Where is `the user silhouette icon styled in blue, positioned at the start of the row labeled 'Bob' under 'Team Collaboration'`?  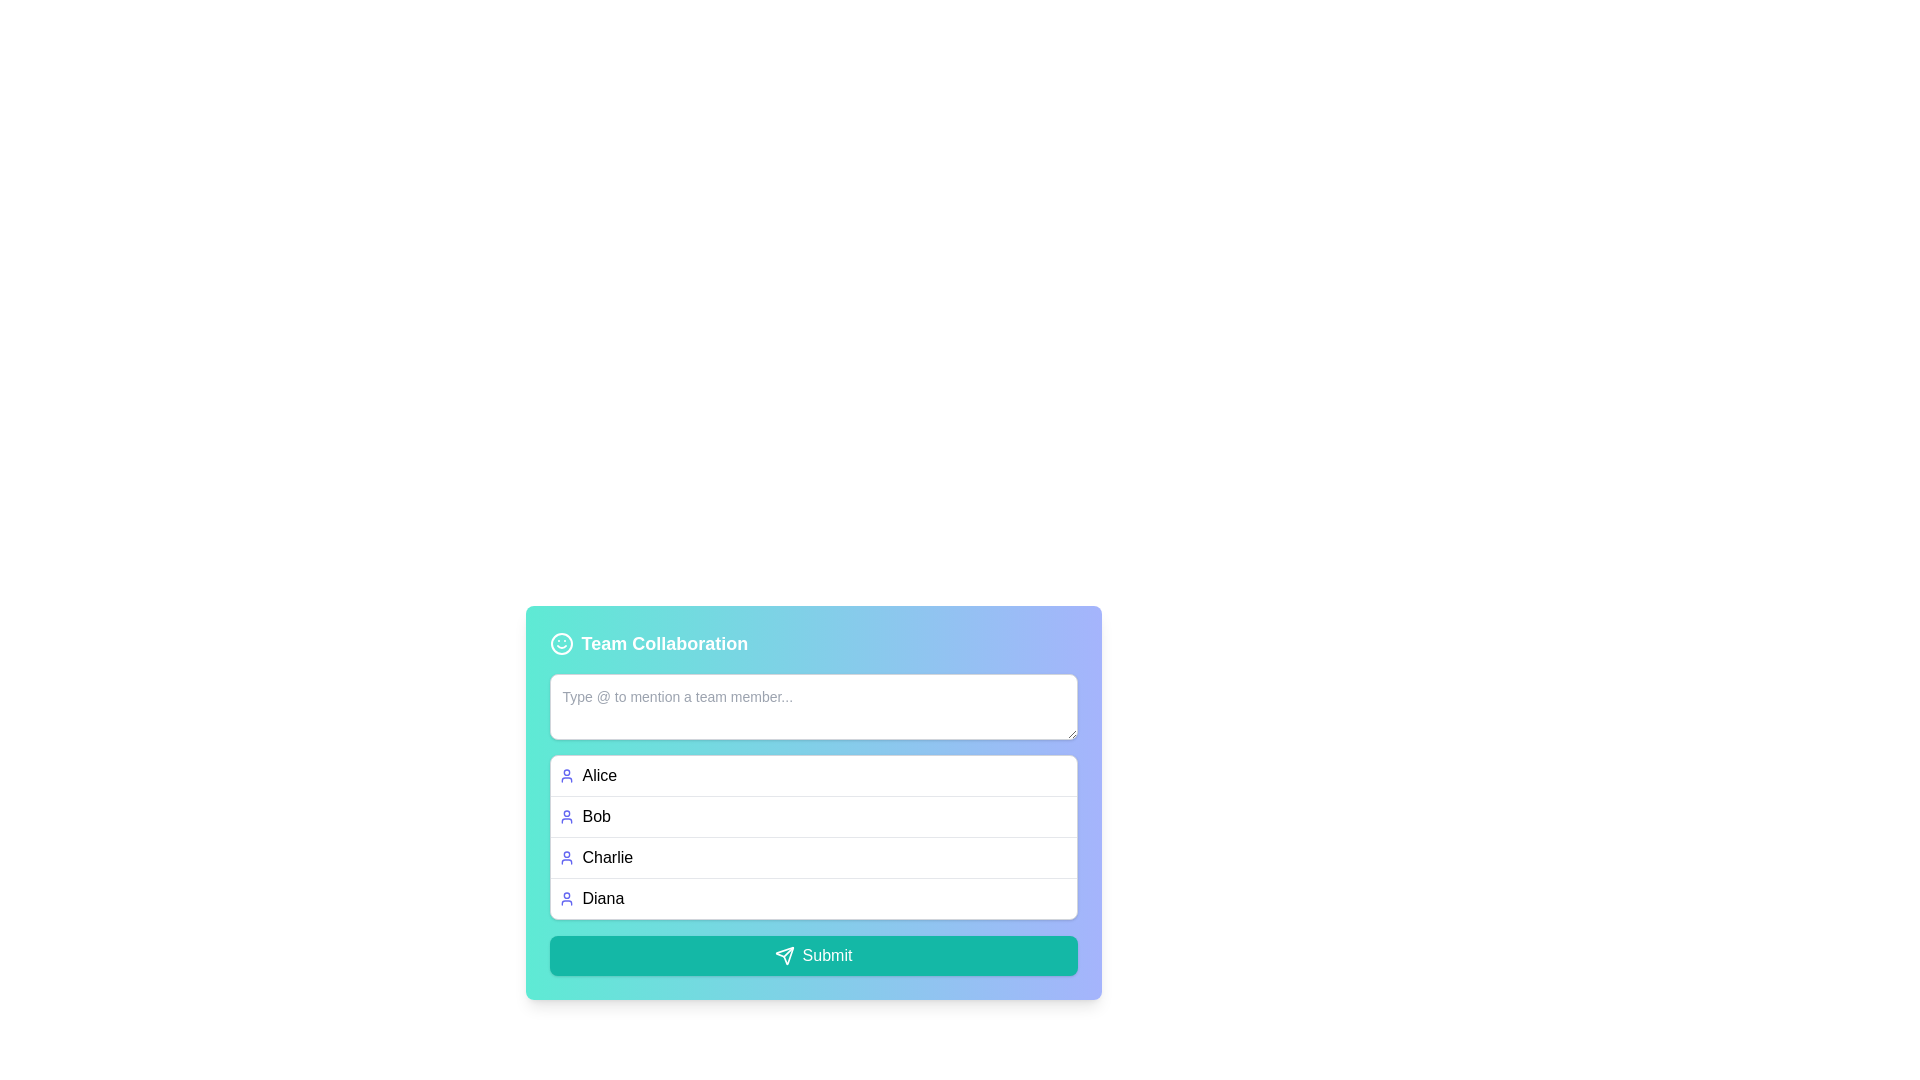
the user silhouette icon styled in blue, positioned at the start of the row labeled 'Bob' under 'Team Collaboration' is located at coordinates (565, 817).